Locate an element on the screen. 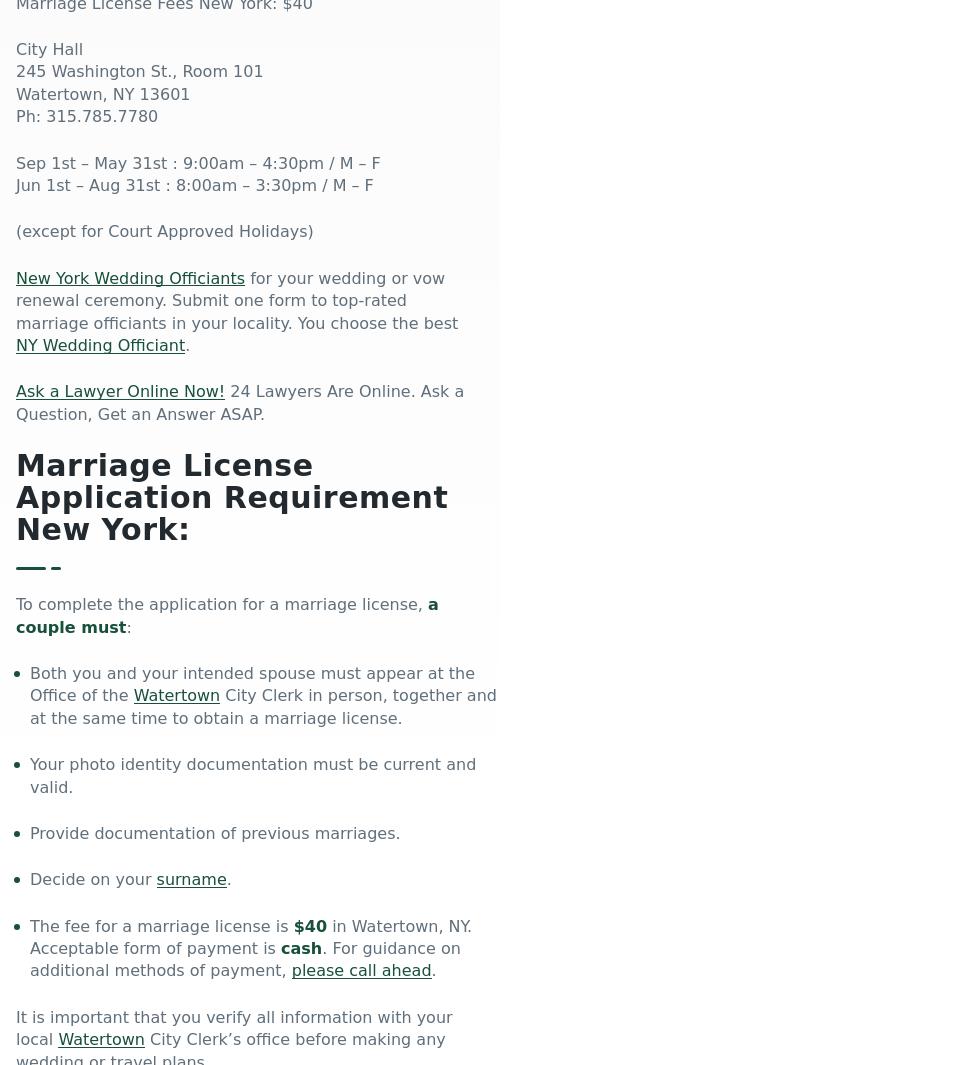 The width and height of the screenshot is (978, 1065). 'Ask a Lawyer Online Now!' is located at coordinates (120, 390).